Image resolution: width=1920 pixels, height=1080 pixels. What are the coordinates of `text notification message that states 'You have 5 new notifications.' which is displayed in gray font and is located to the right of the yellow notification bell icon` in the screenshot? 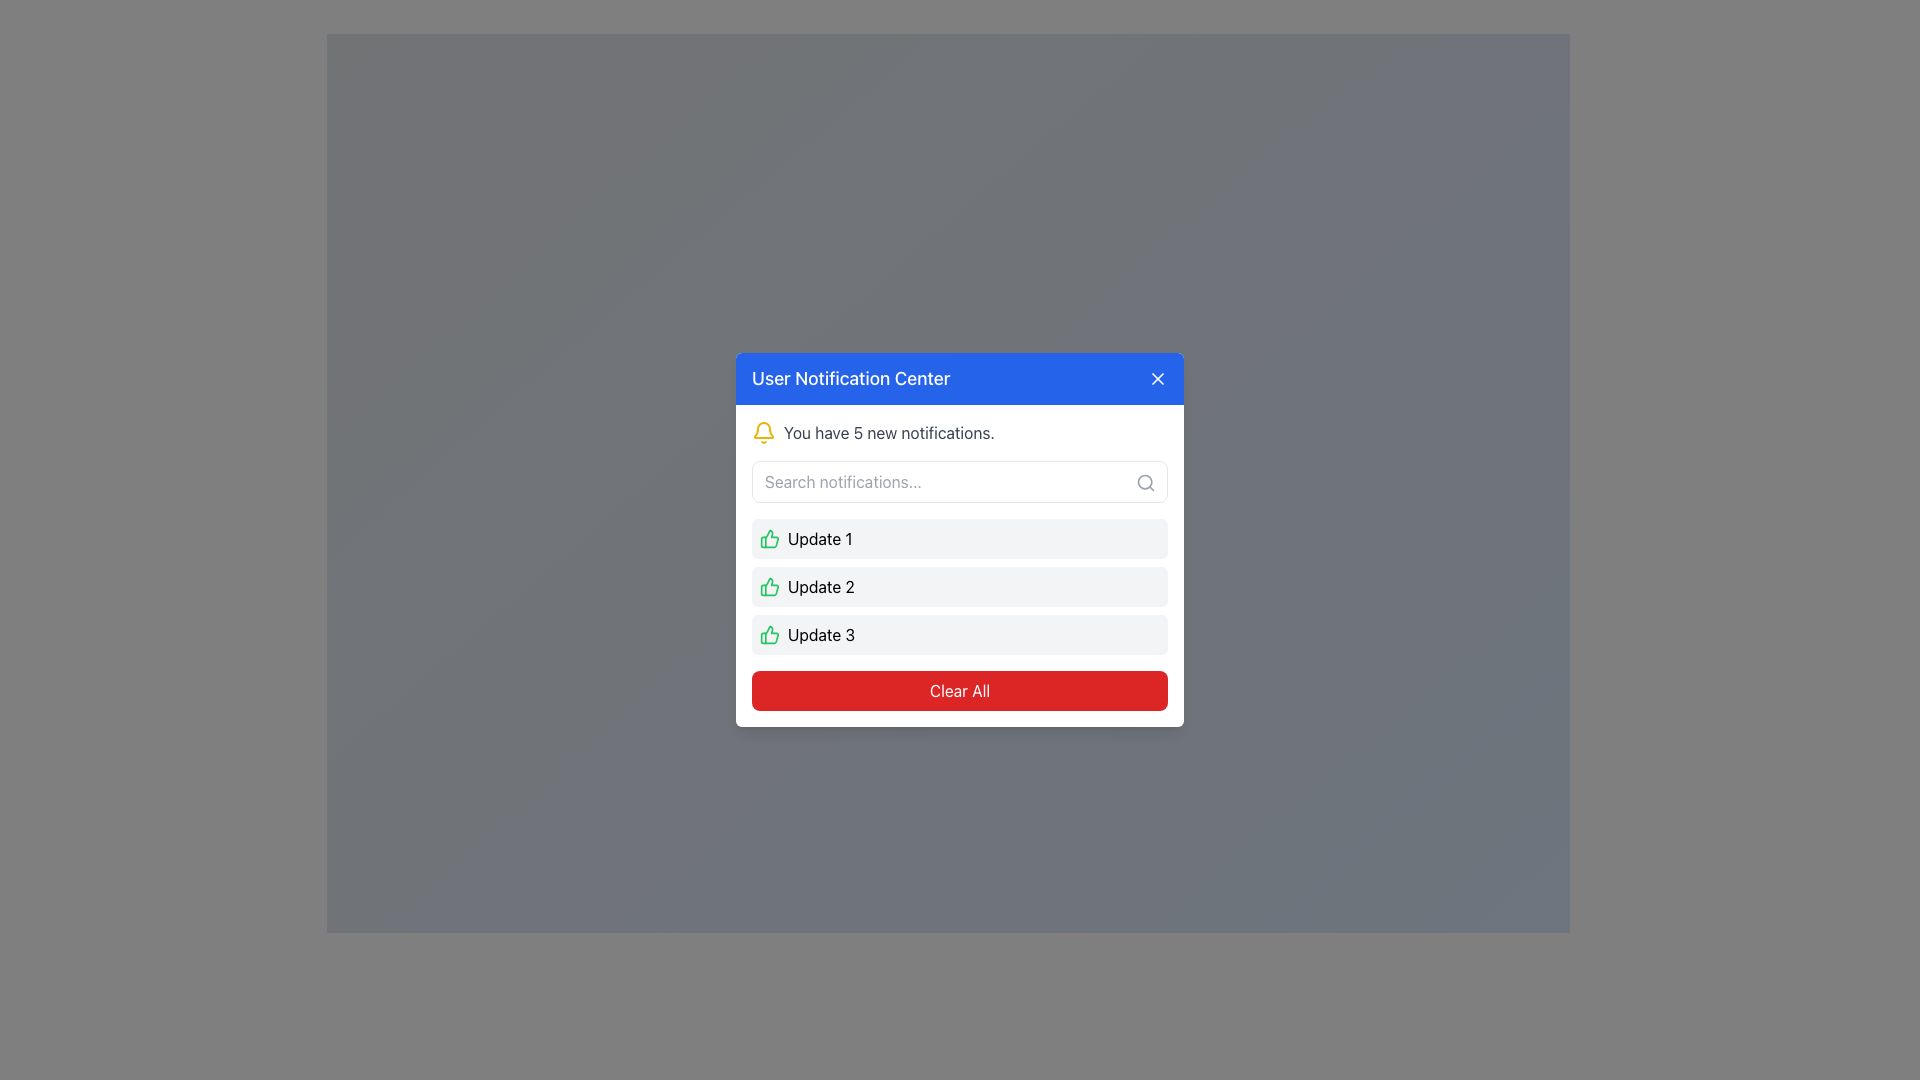 It's located at (888, 431).